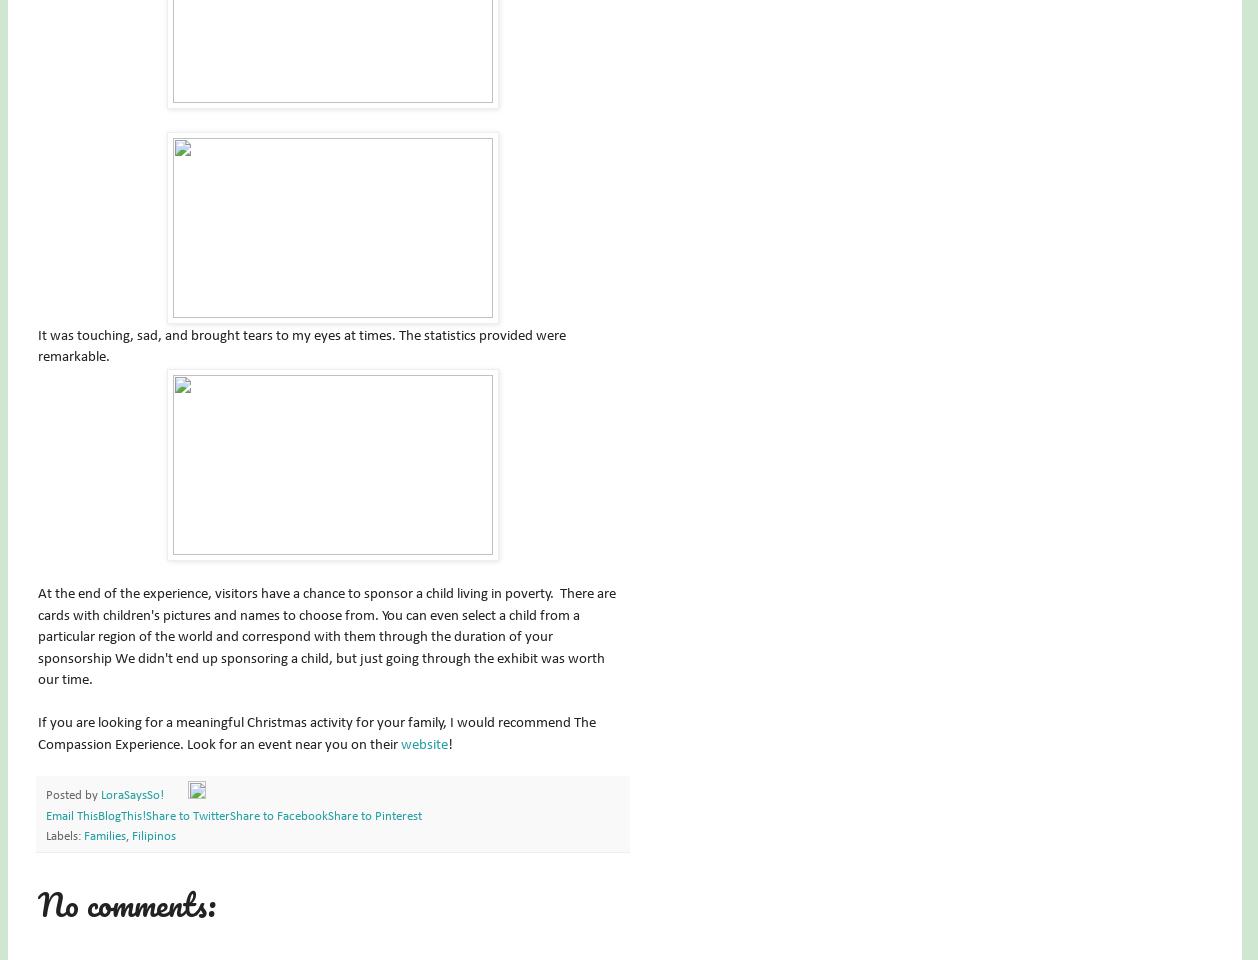  I want to click on 'Families', so click(84, 835).